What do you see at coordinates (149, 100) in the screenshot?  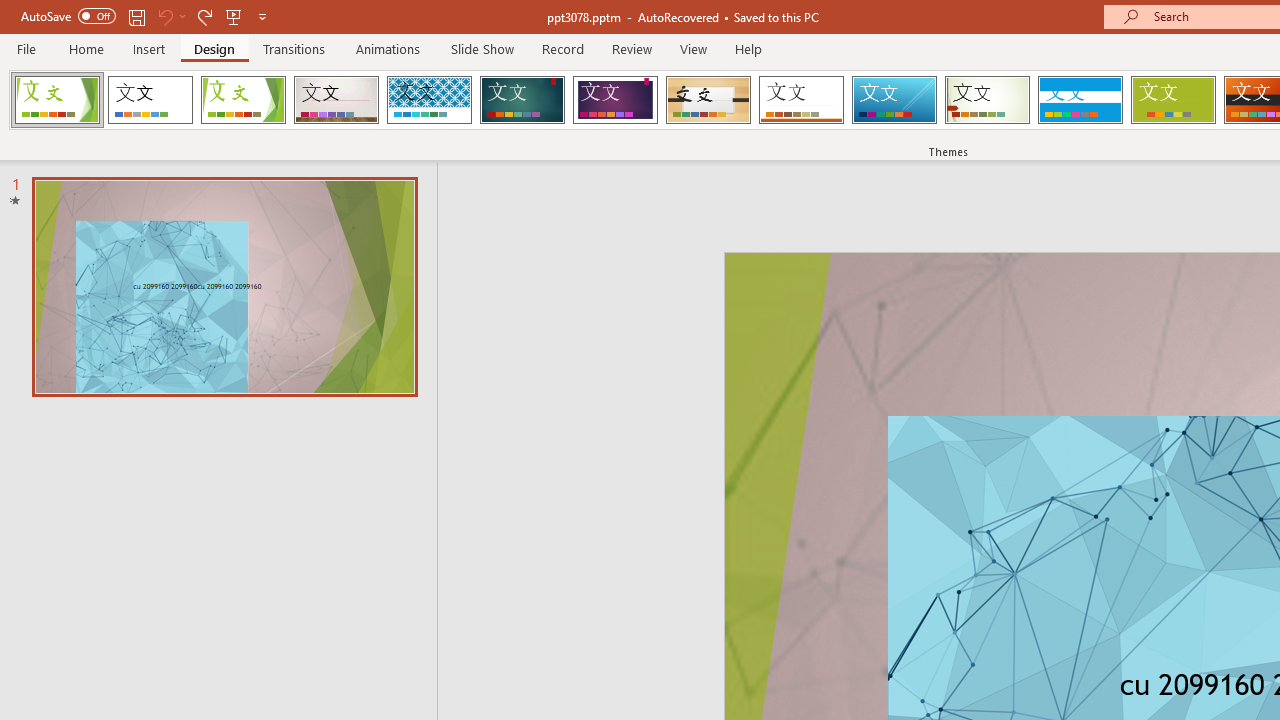 I see `'Office Theme'` at bounding box center [149, 100].